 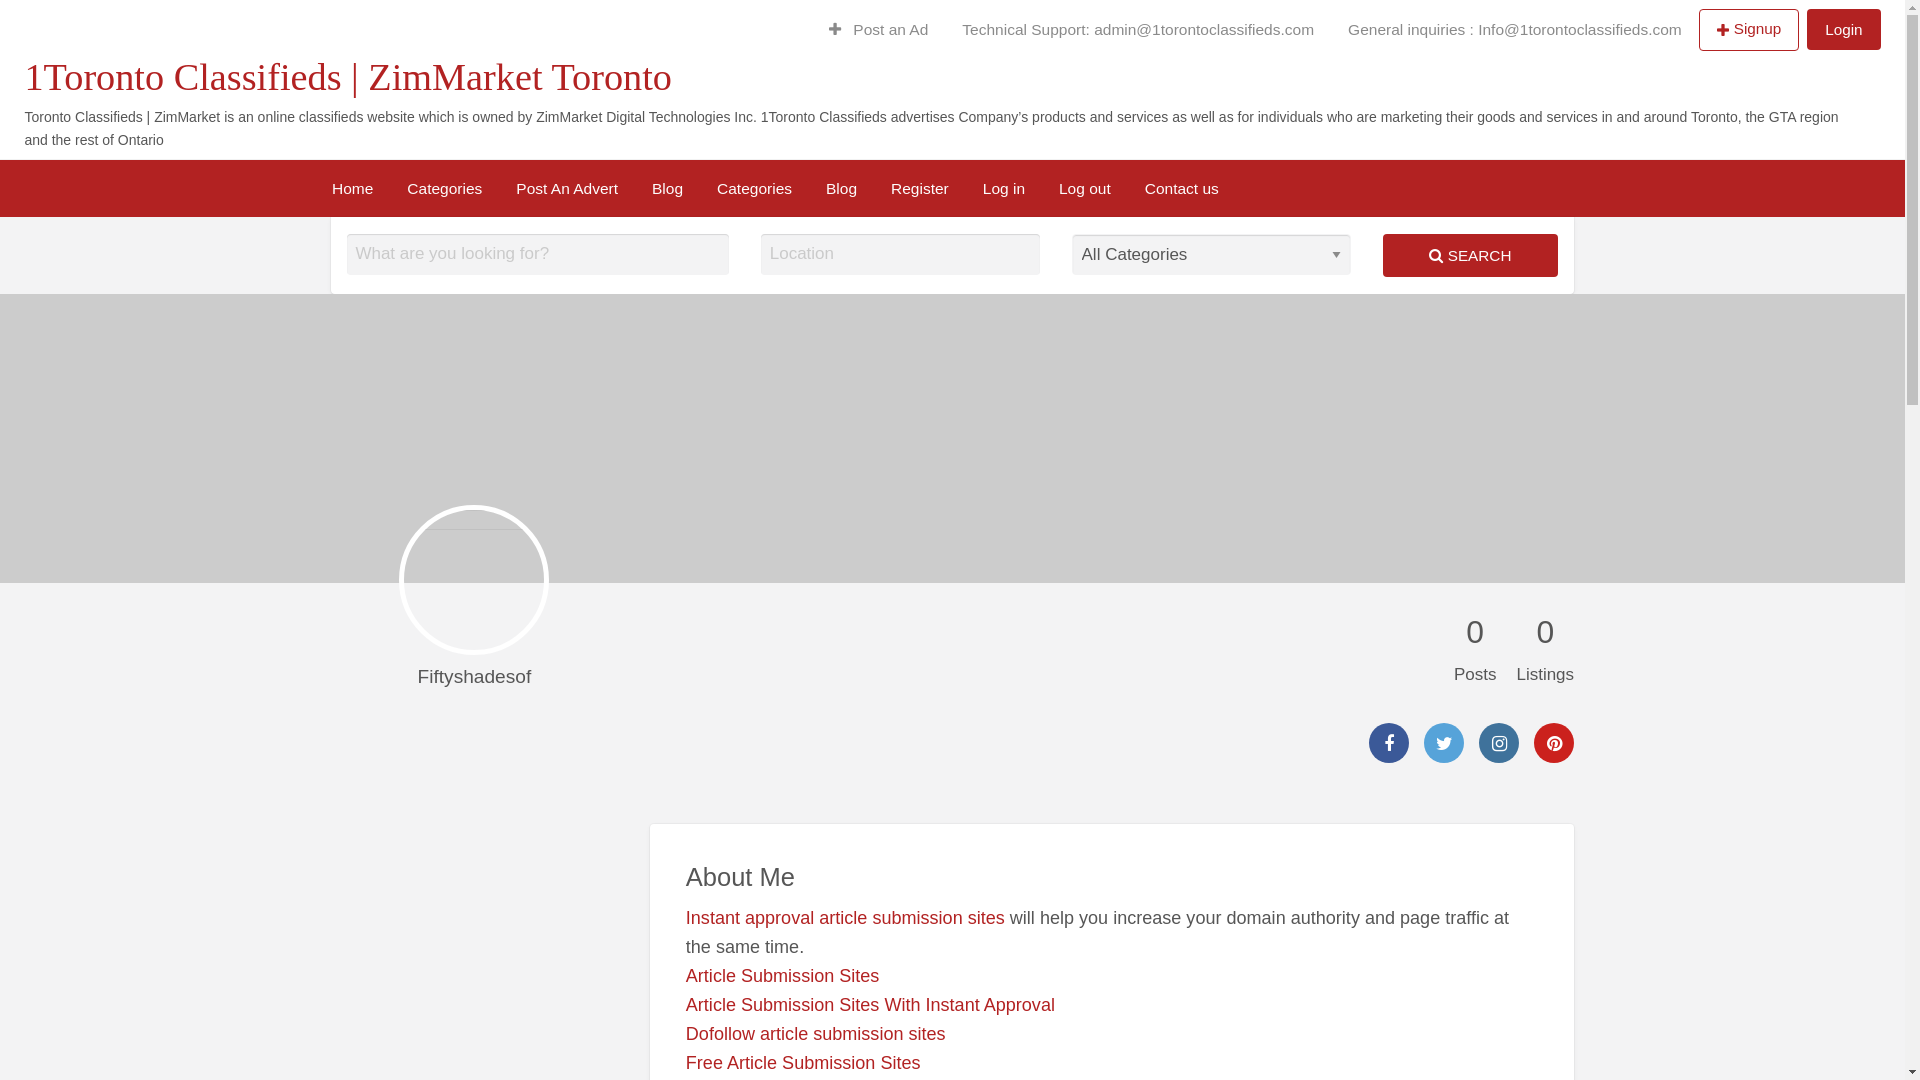 What do you see at coordinates (878, 29) in the screenshot?
I see `'Post an Ad'` at bounding box center [878, 29].